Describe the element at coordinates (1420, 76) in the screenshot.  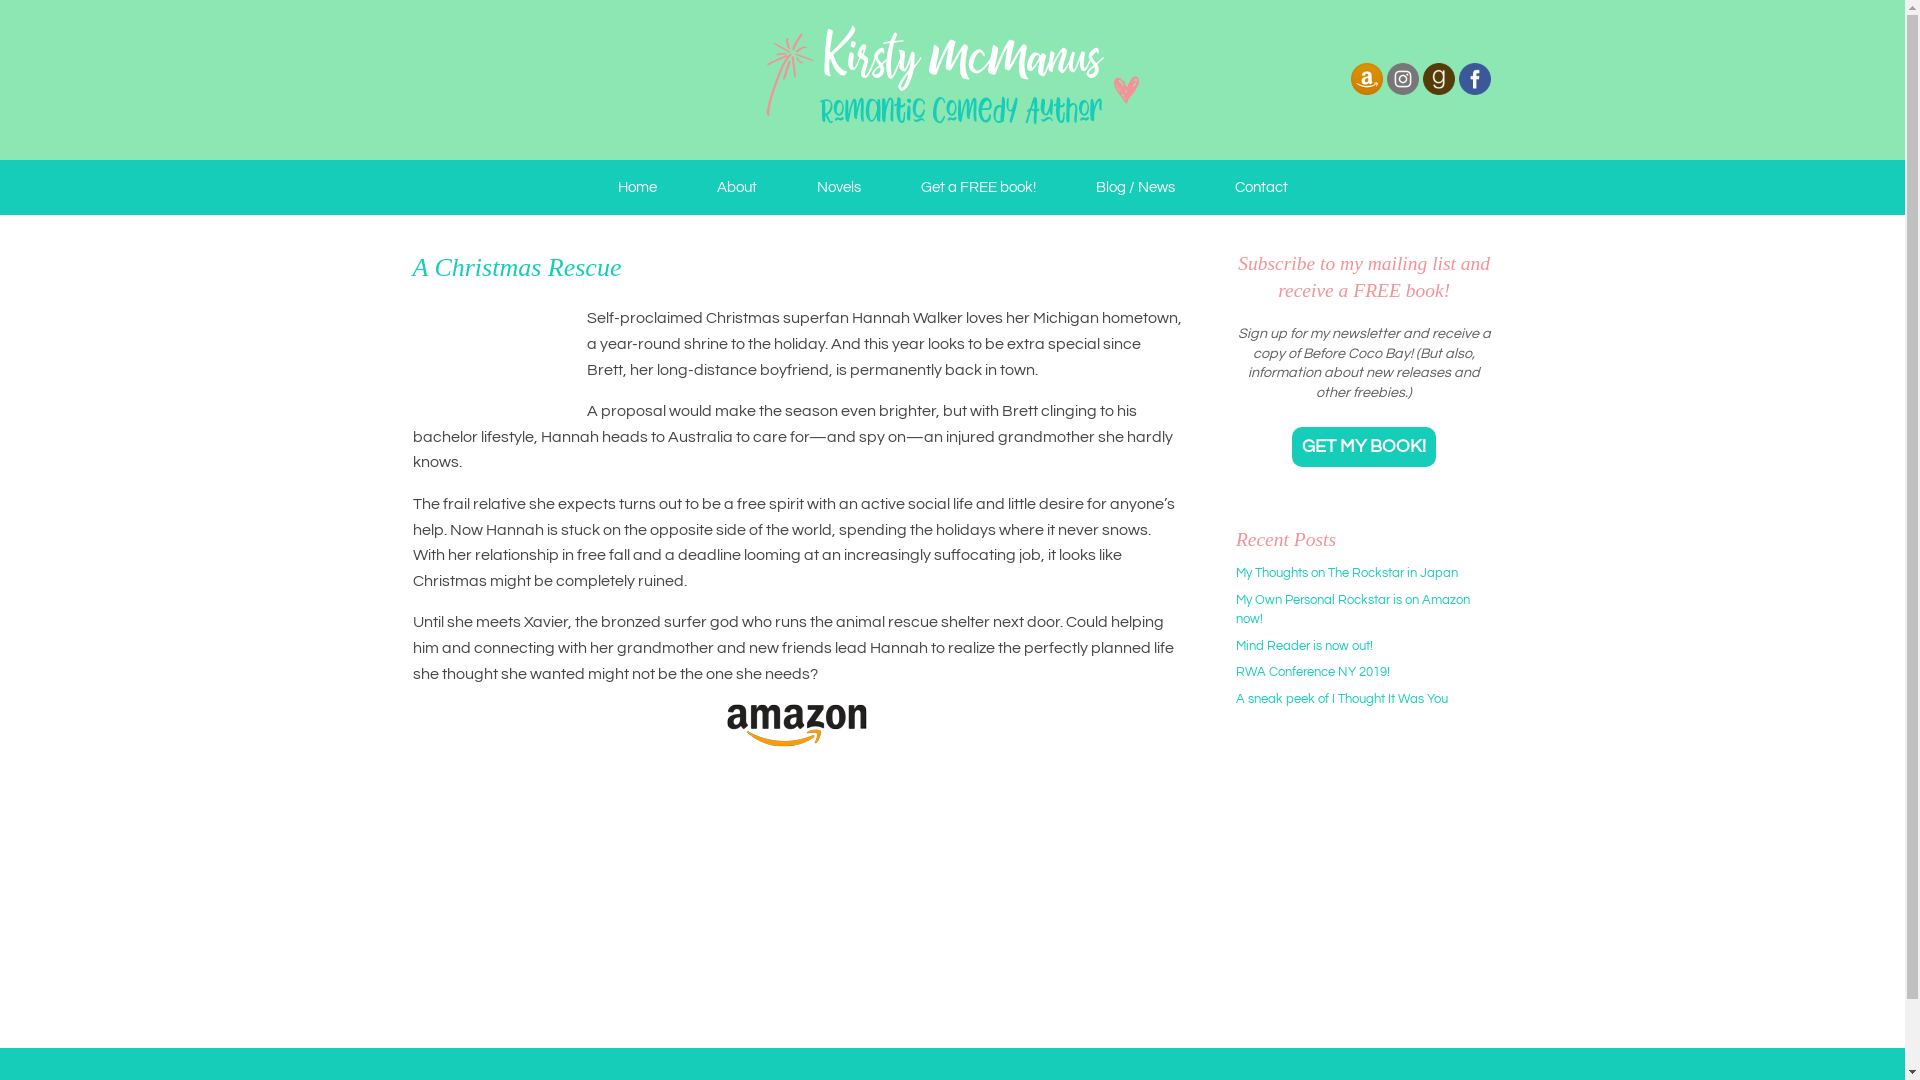
I see `'Goodreads'` at that location.